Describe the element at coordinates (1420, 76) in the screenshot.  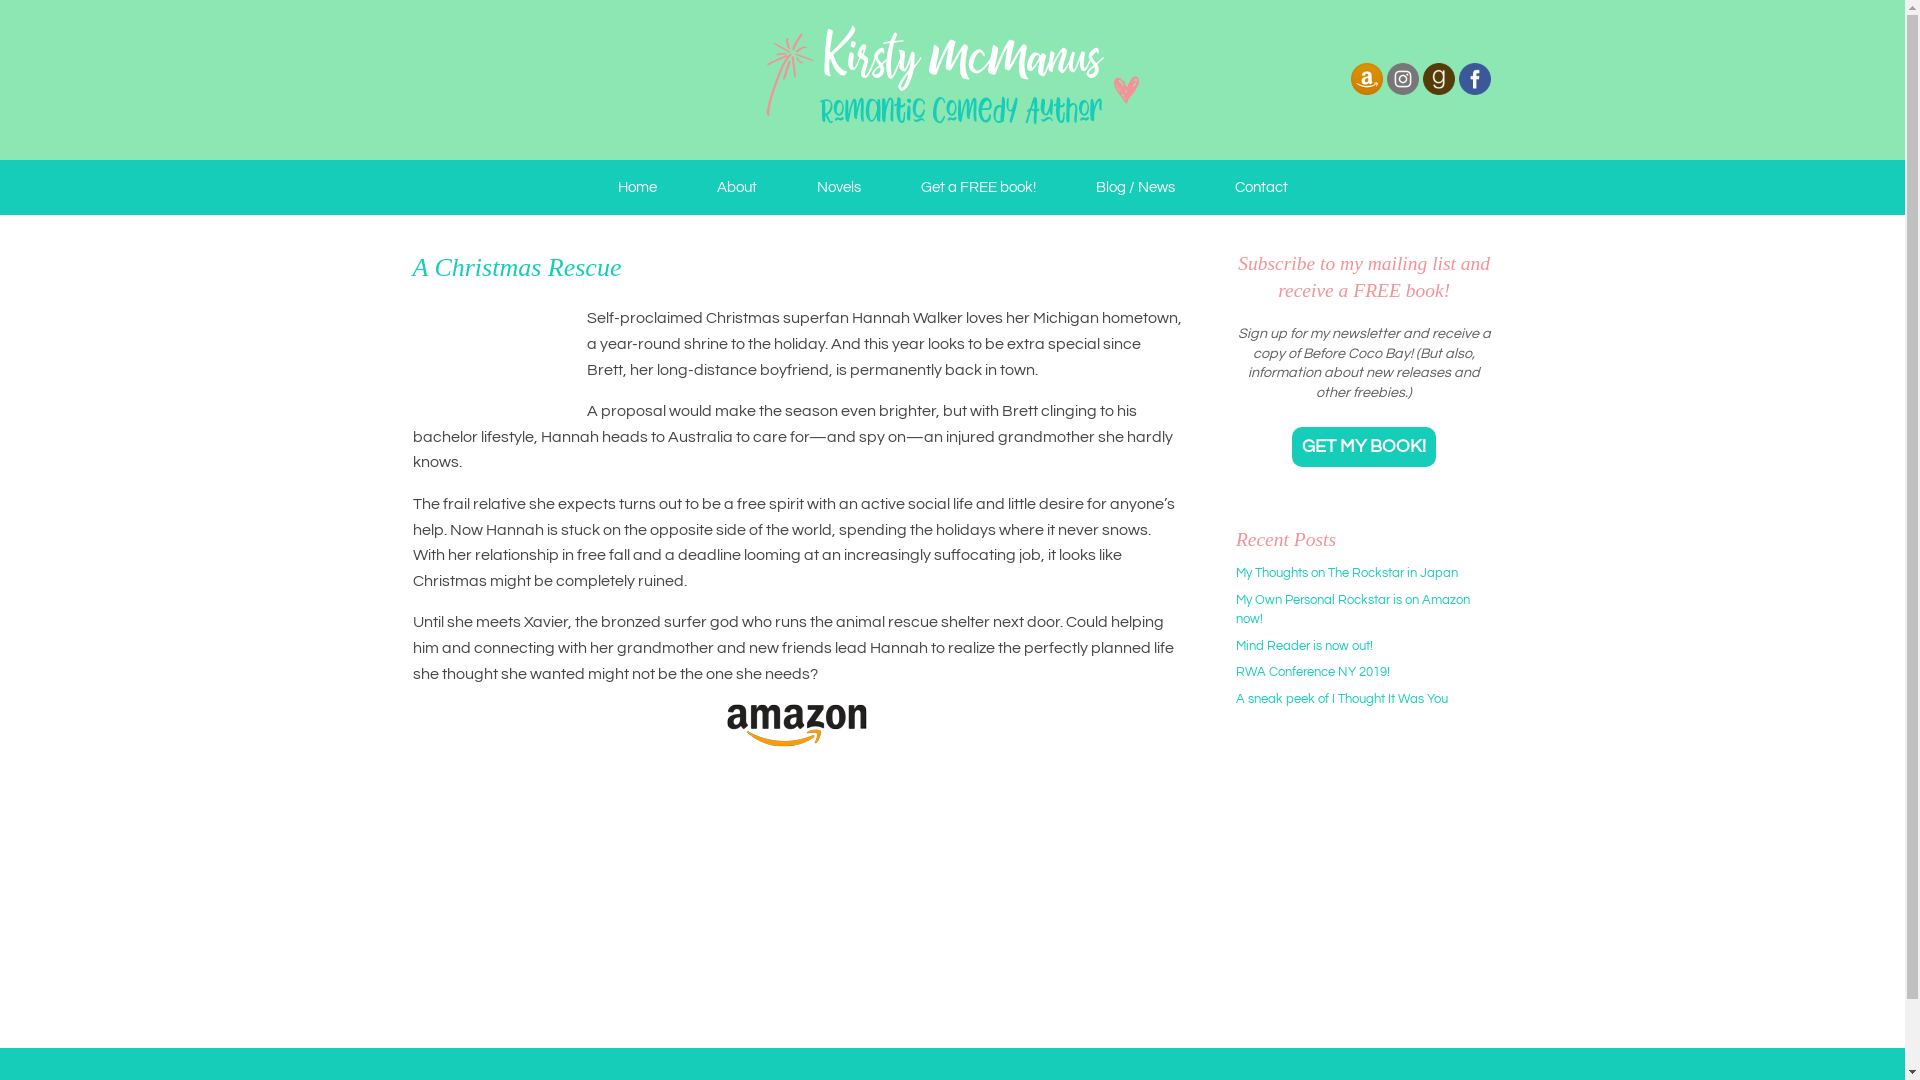
I see `'Goodreads'` at that location.